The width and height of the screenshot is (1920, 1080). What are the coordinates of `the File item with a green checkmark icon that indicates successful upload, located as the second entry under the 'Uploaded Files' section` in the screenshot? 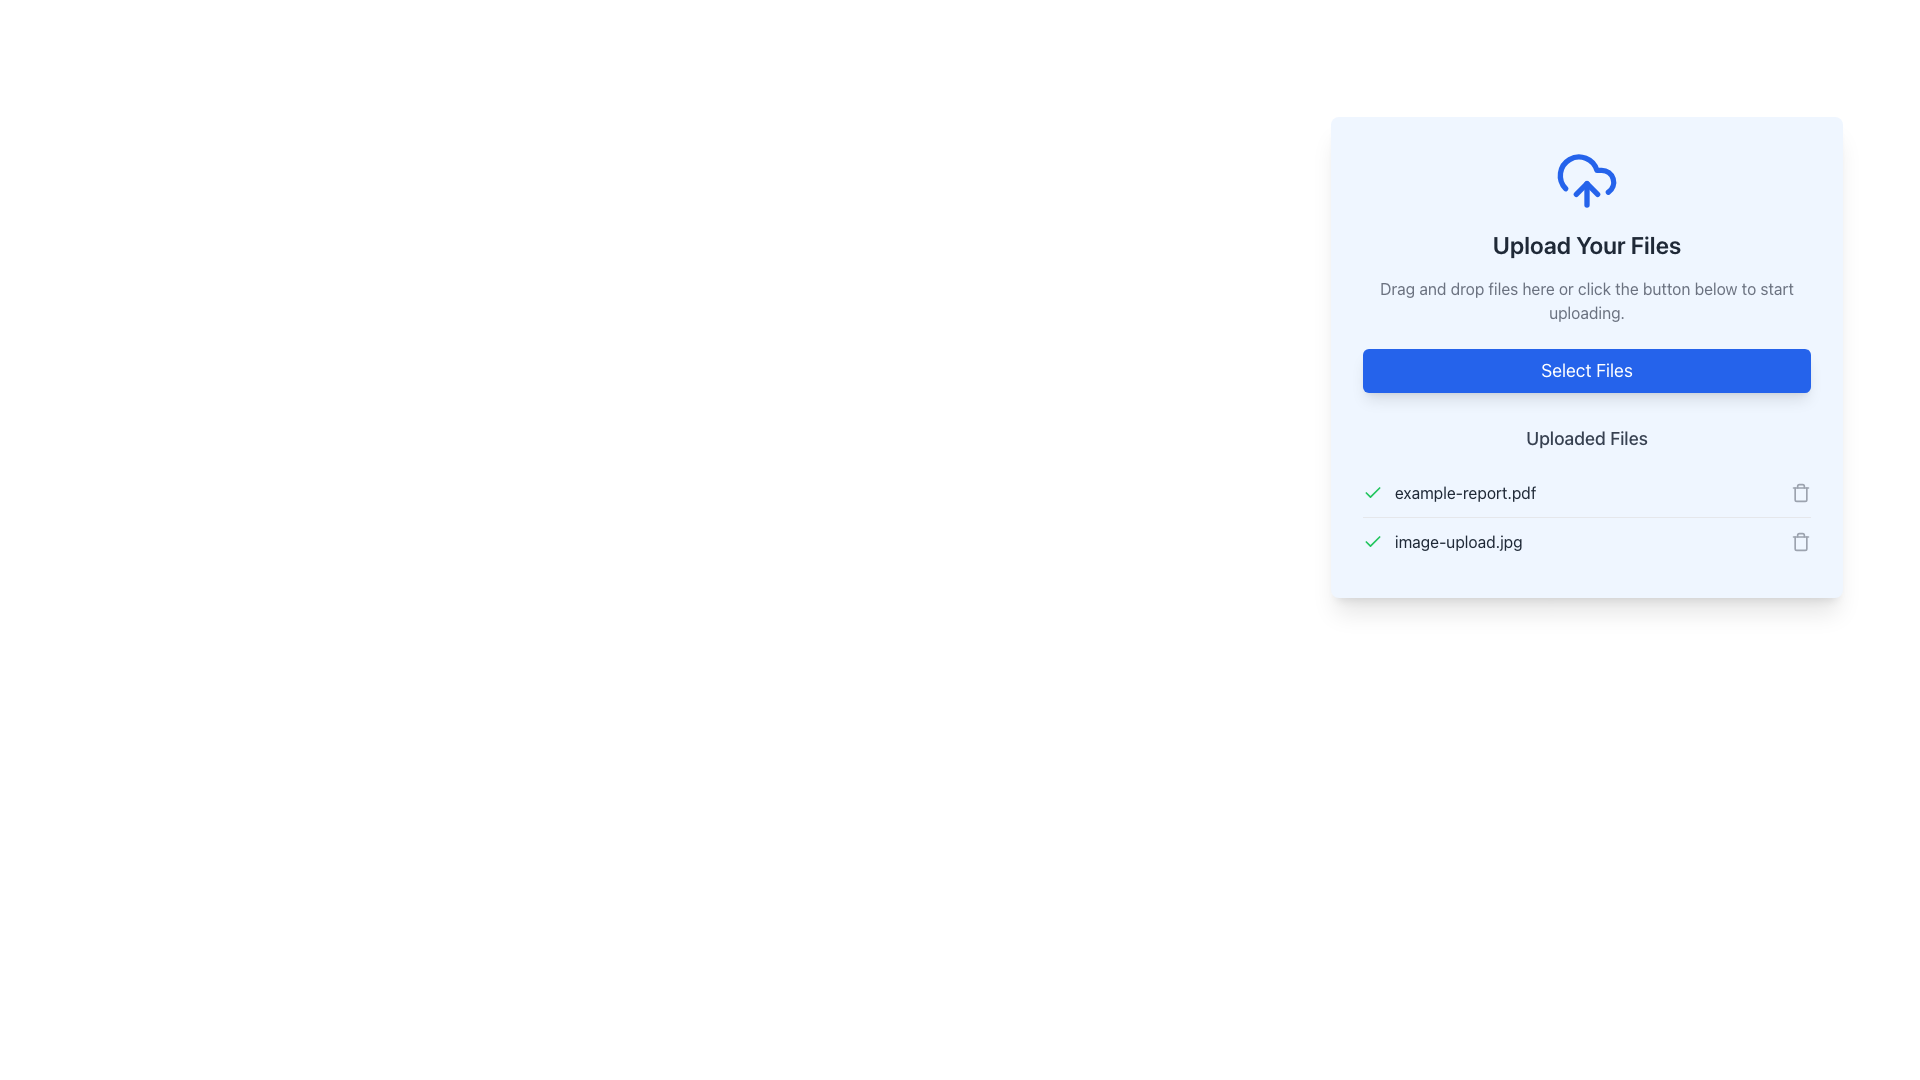 It's located at (1442, 542).